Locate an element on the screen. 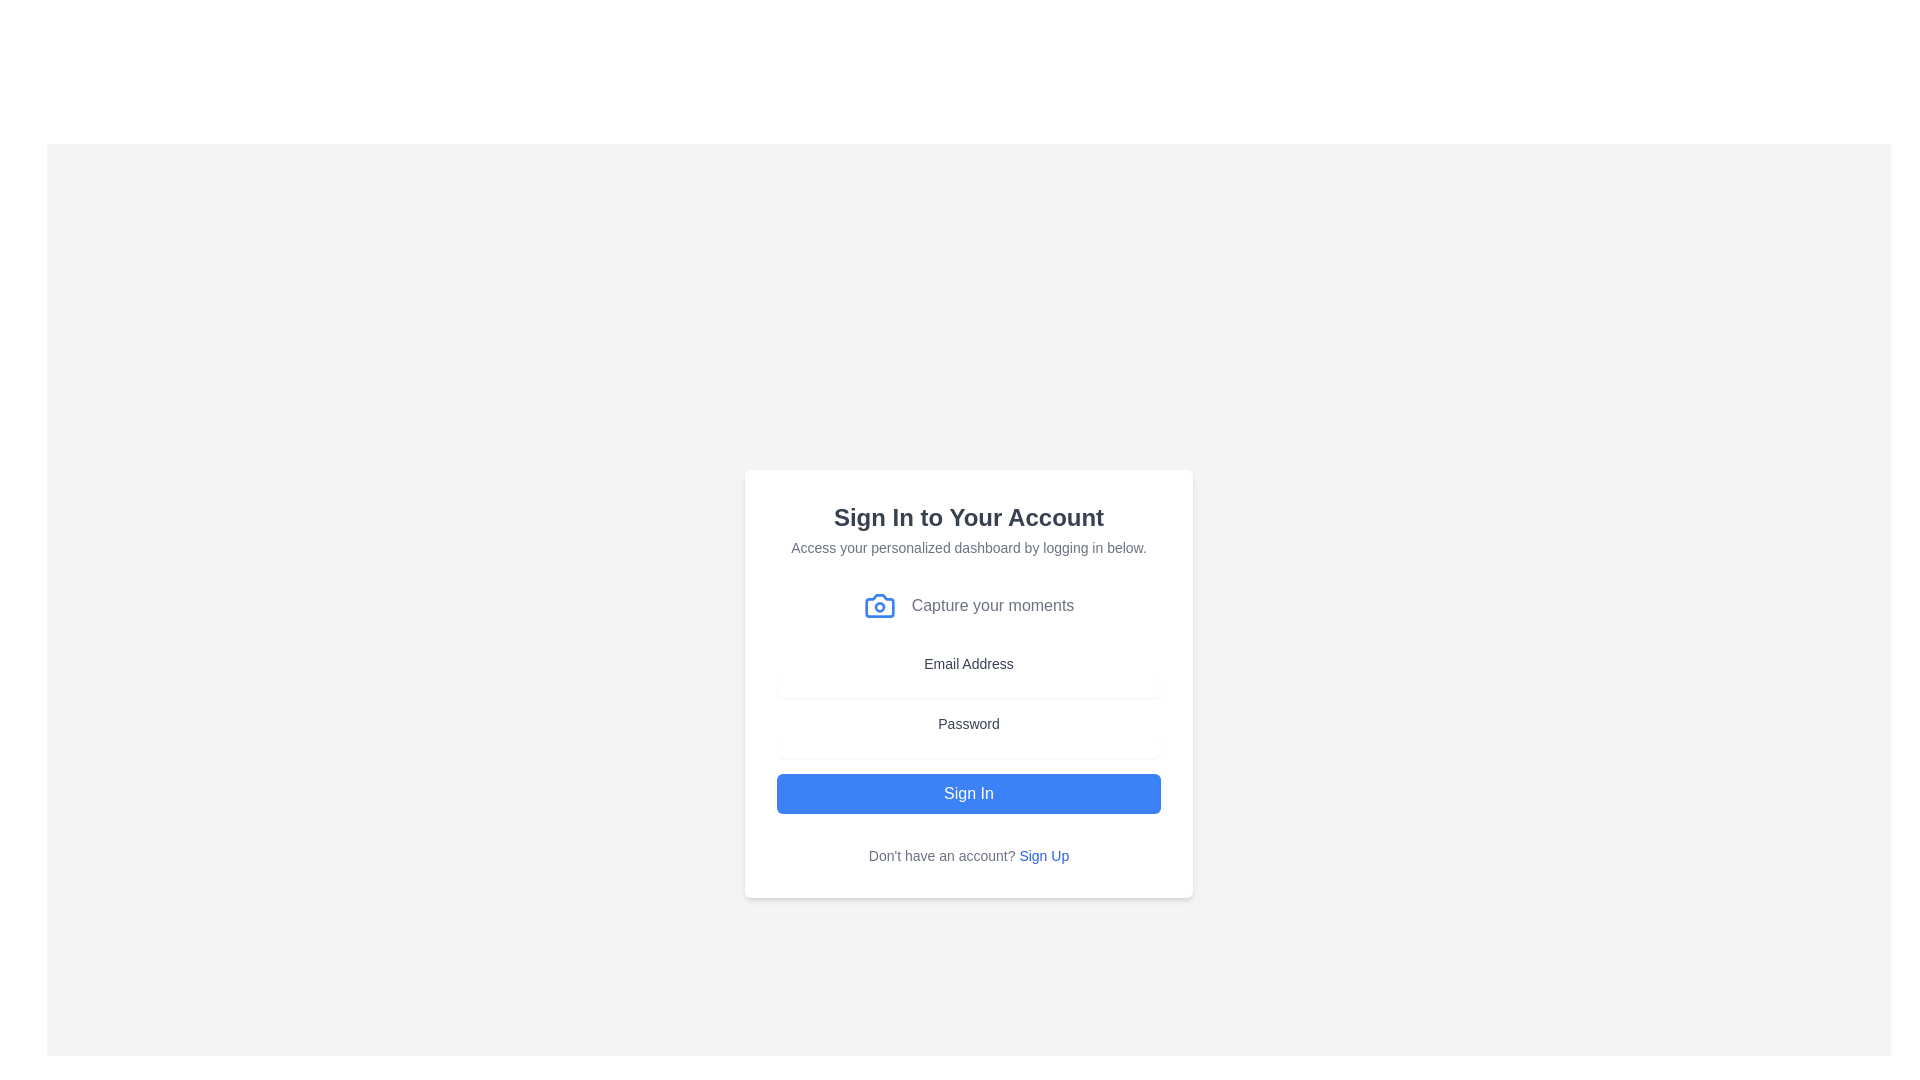 The width and height of the screenshot is (1920, 1080). the text label that provides context for the camera icon, located below 'Sign In to Your Account' and above the email input field is located at coordinates (993, 604).